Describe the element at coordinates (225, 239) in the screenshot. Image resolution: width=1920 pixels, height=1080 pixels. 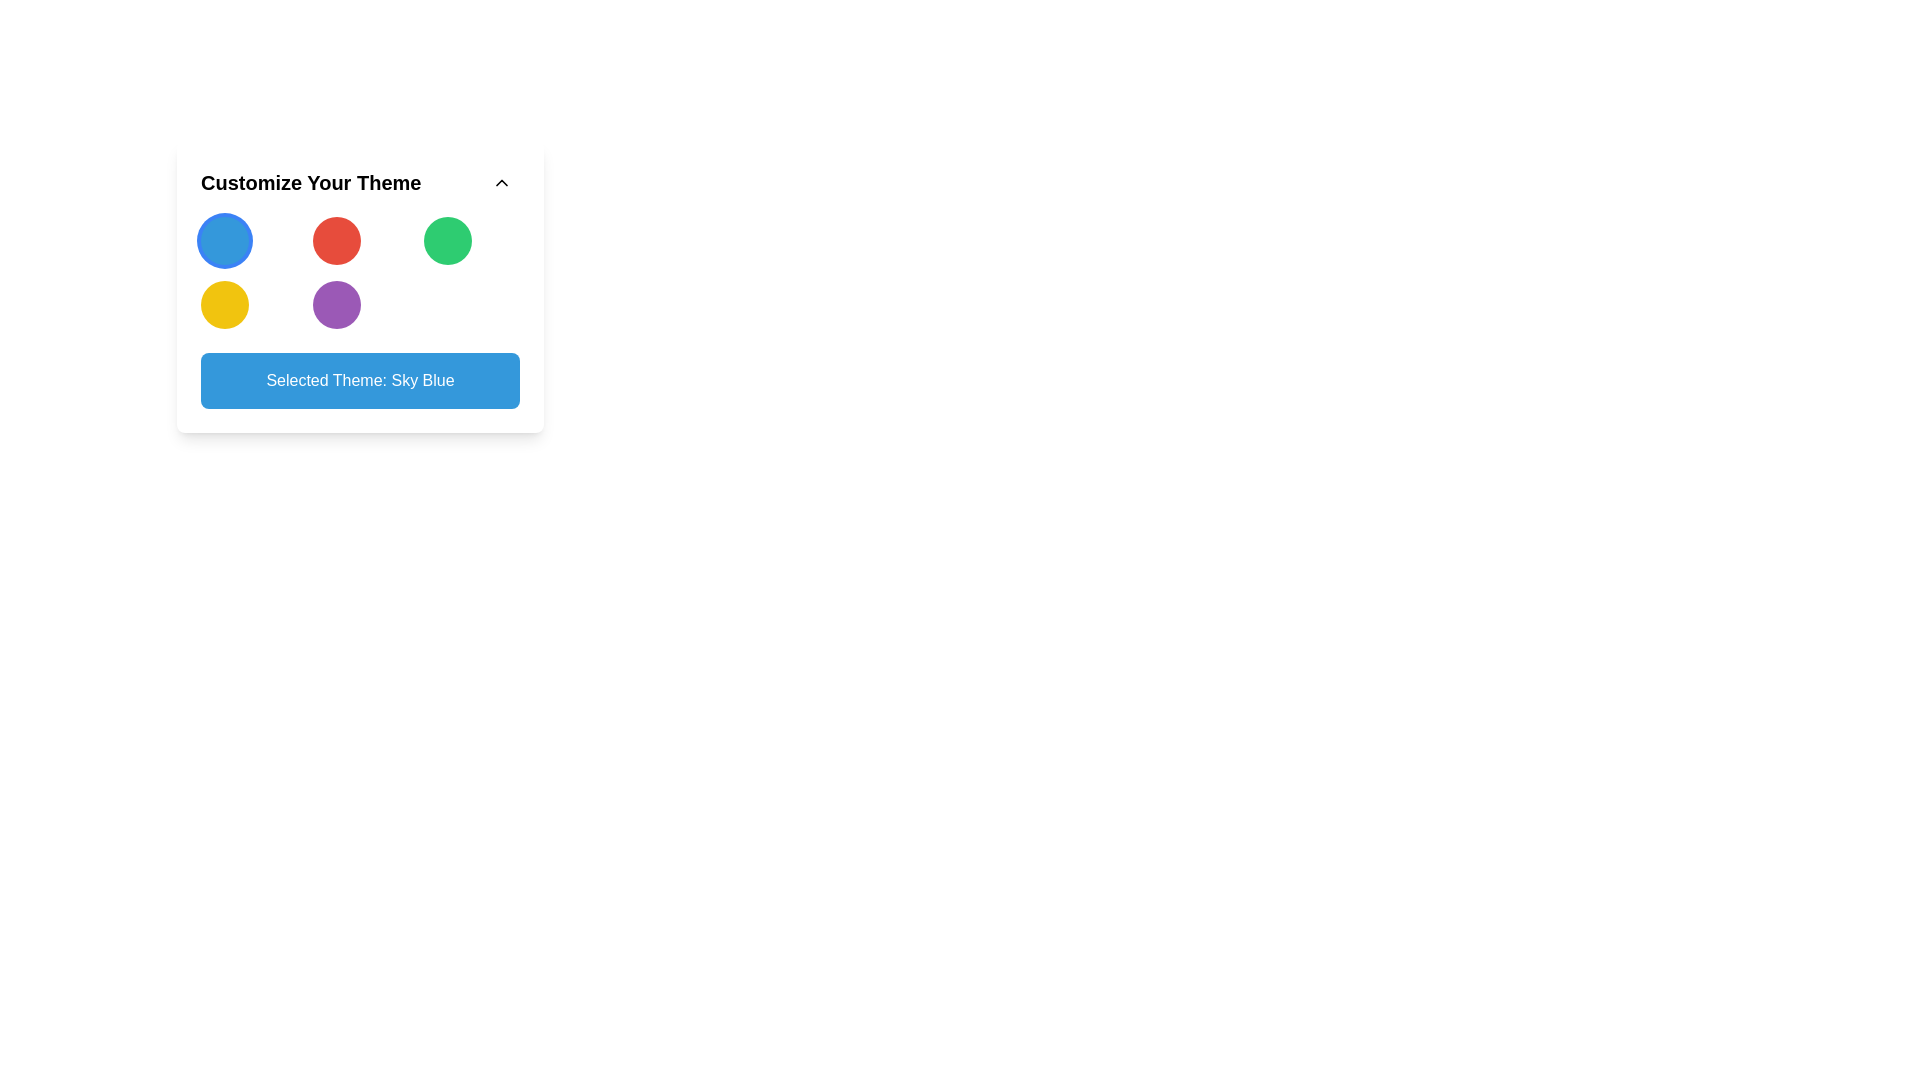
I see `the circular button labeled 'Sky Blue'` at that location.